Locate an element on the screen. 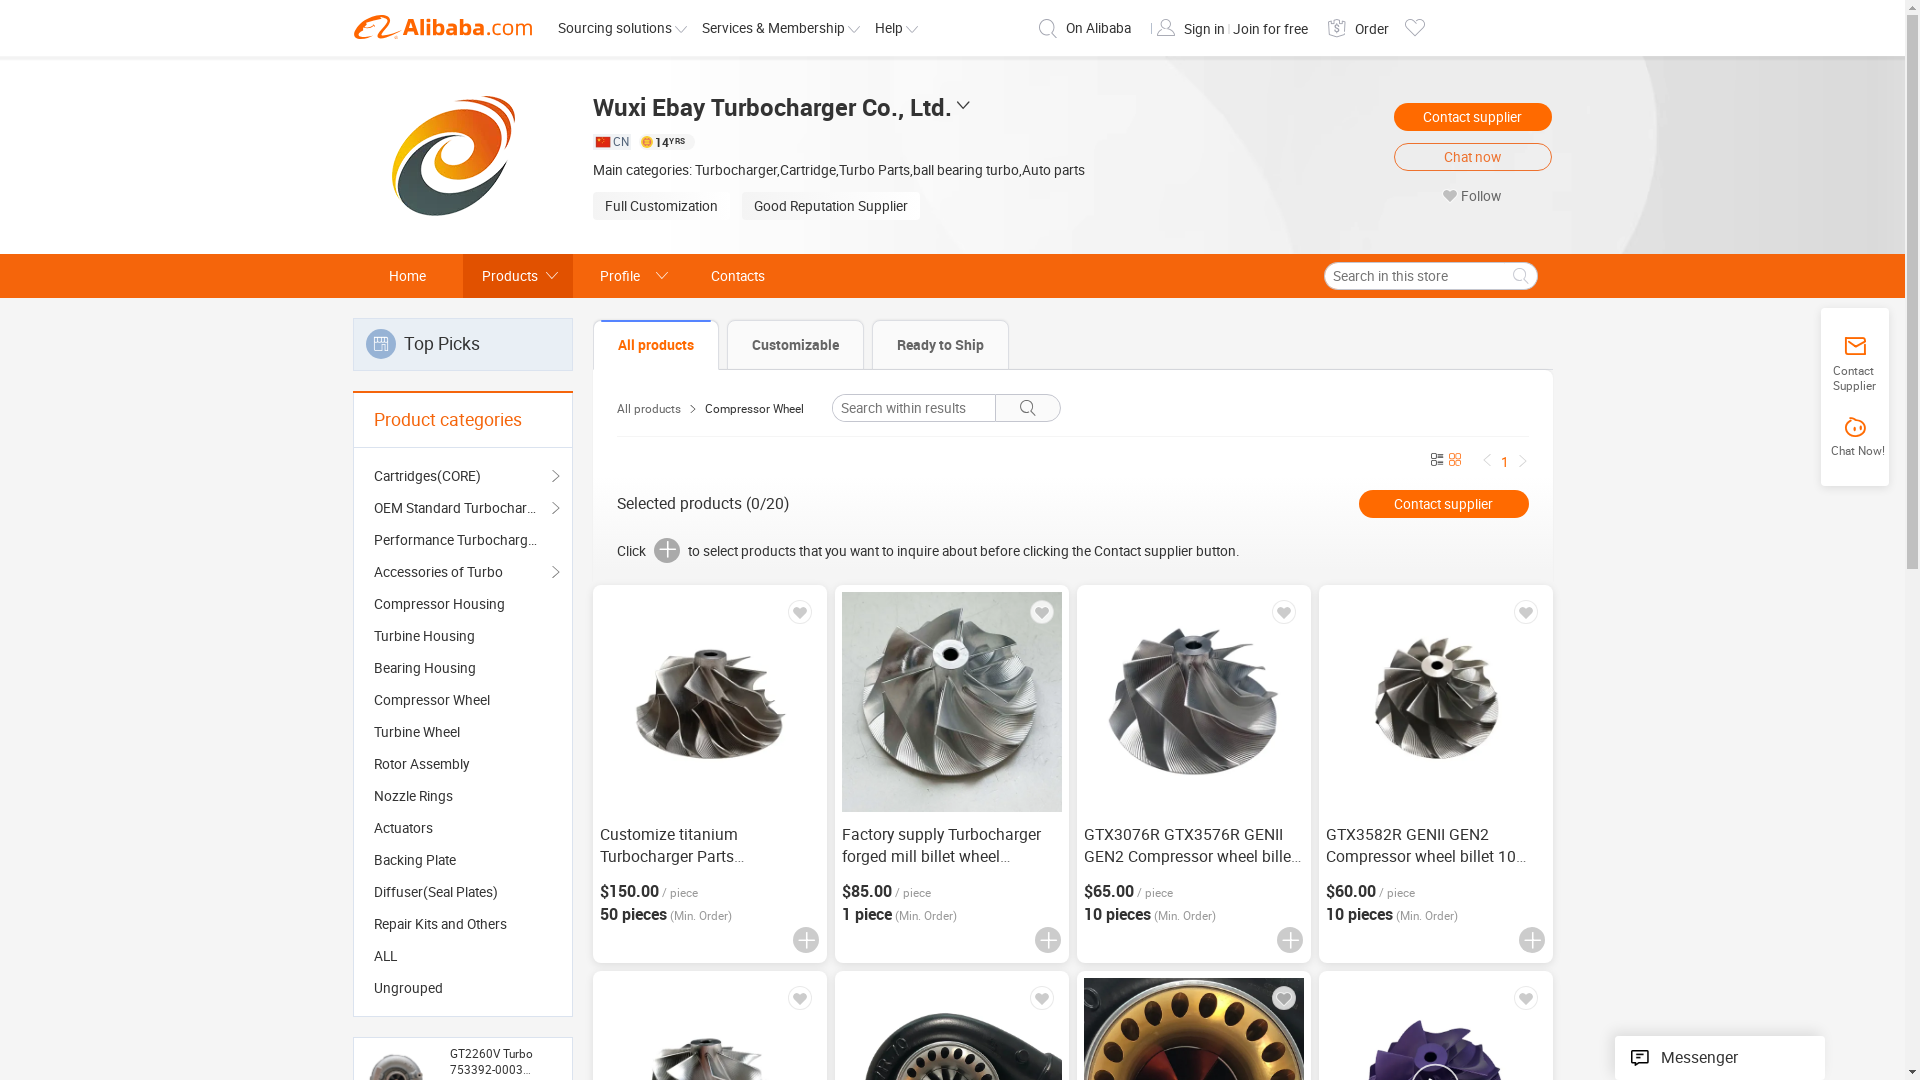 The image size is (1920, 1080). 'Ungrouped' is located at coordinates (461, 986).